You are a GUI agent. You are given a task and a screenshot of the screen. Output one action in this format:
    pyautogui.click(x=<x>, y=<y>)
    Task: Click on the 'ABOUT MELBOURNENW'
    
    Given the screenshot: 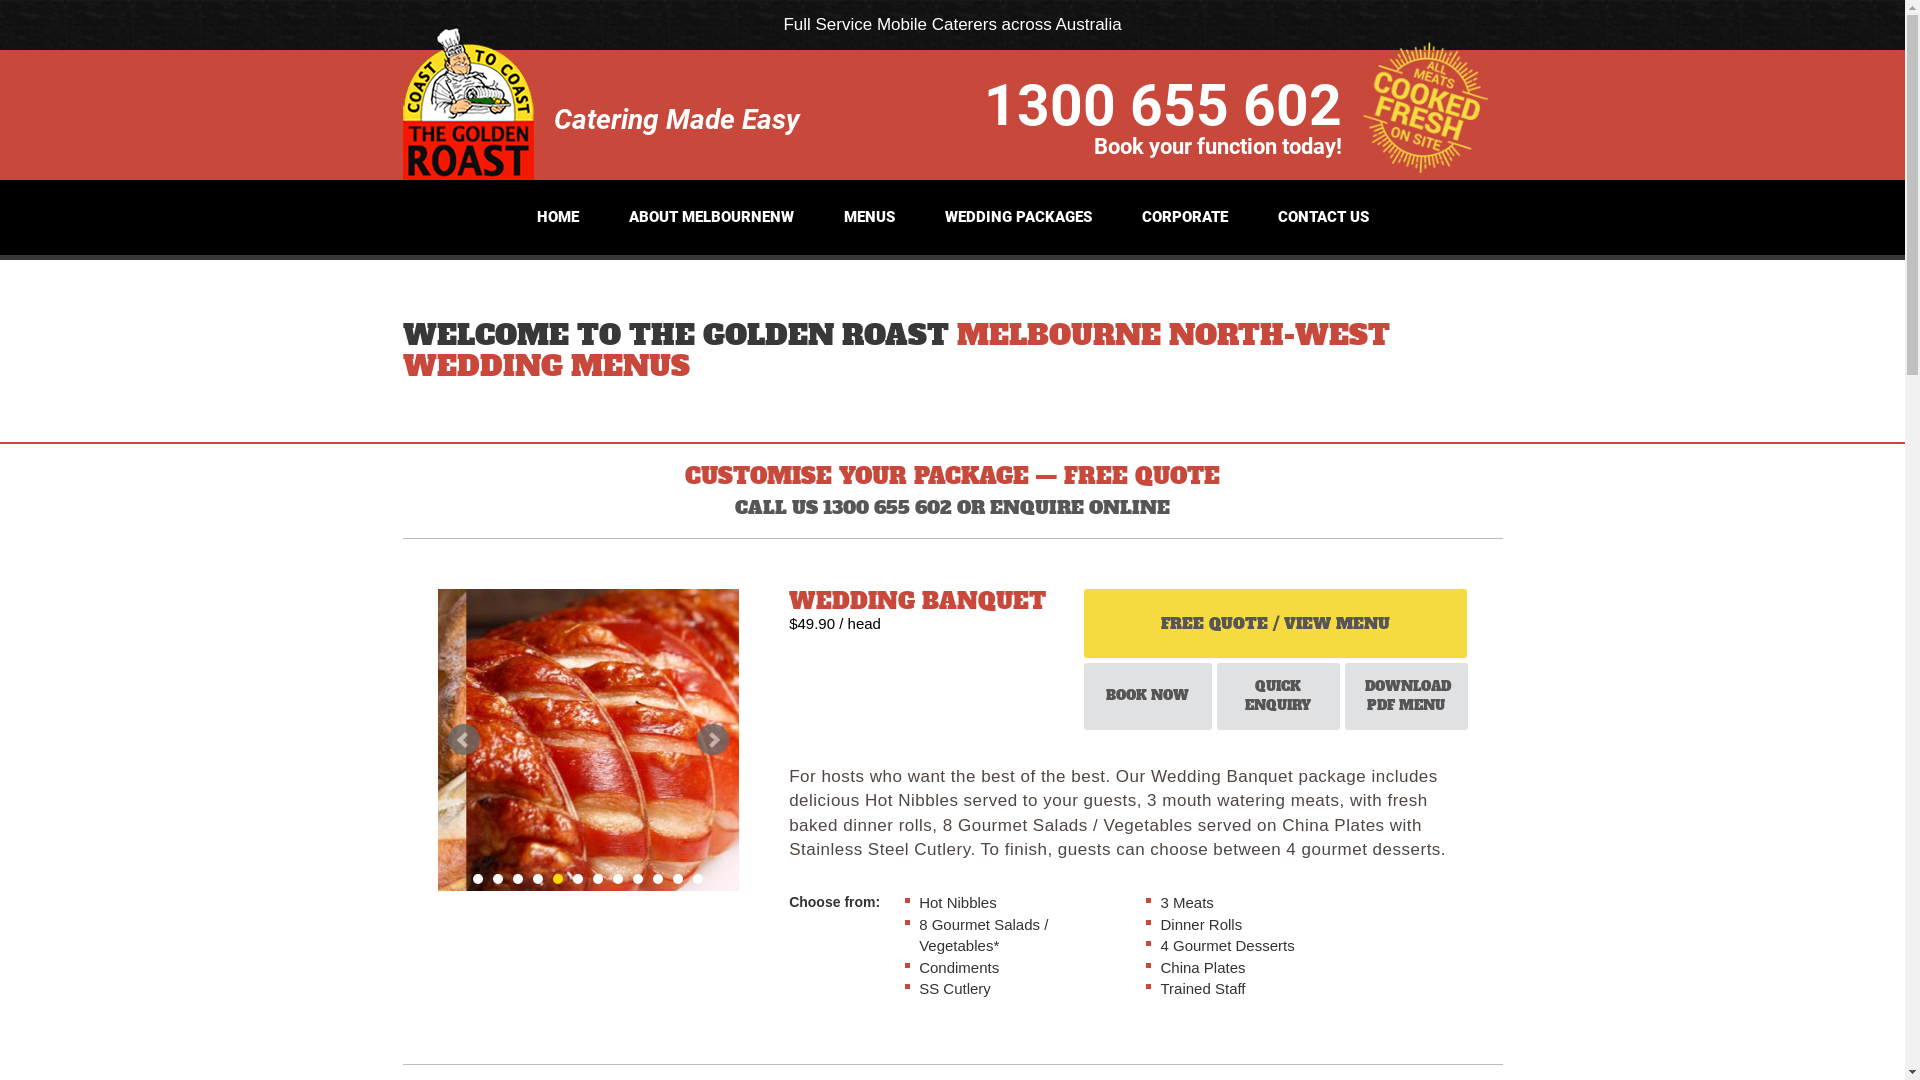 What is the action you would take?
    pyautogui.click(x=710, y=217)
    